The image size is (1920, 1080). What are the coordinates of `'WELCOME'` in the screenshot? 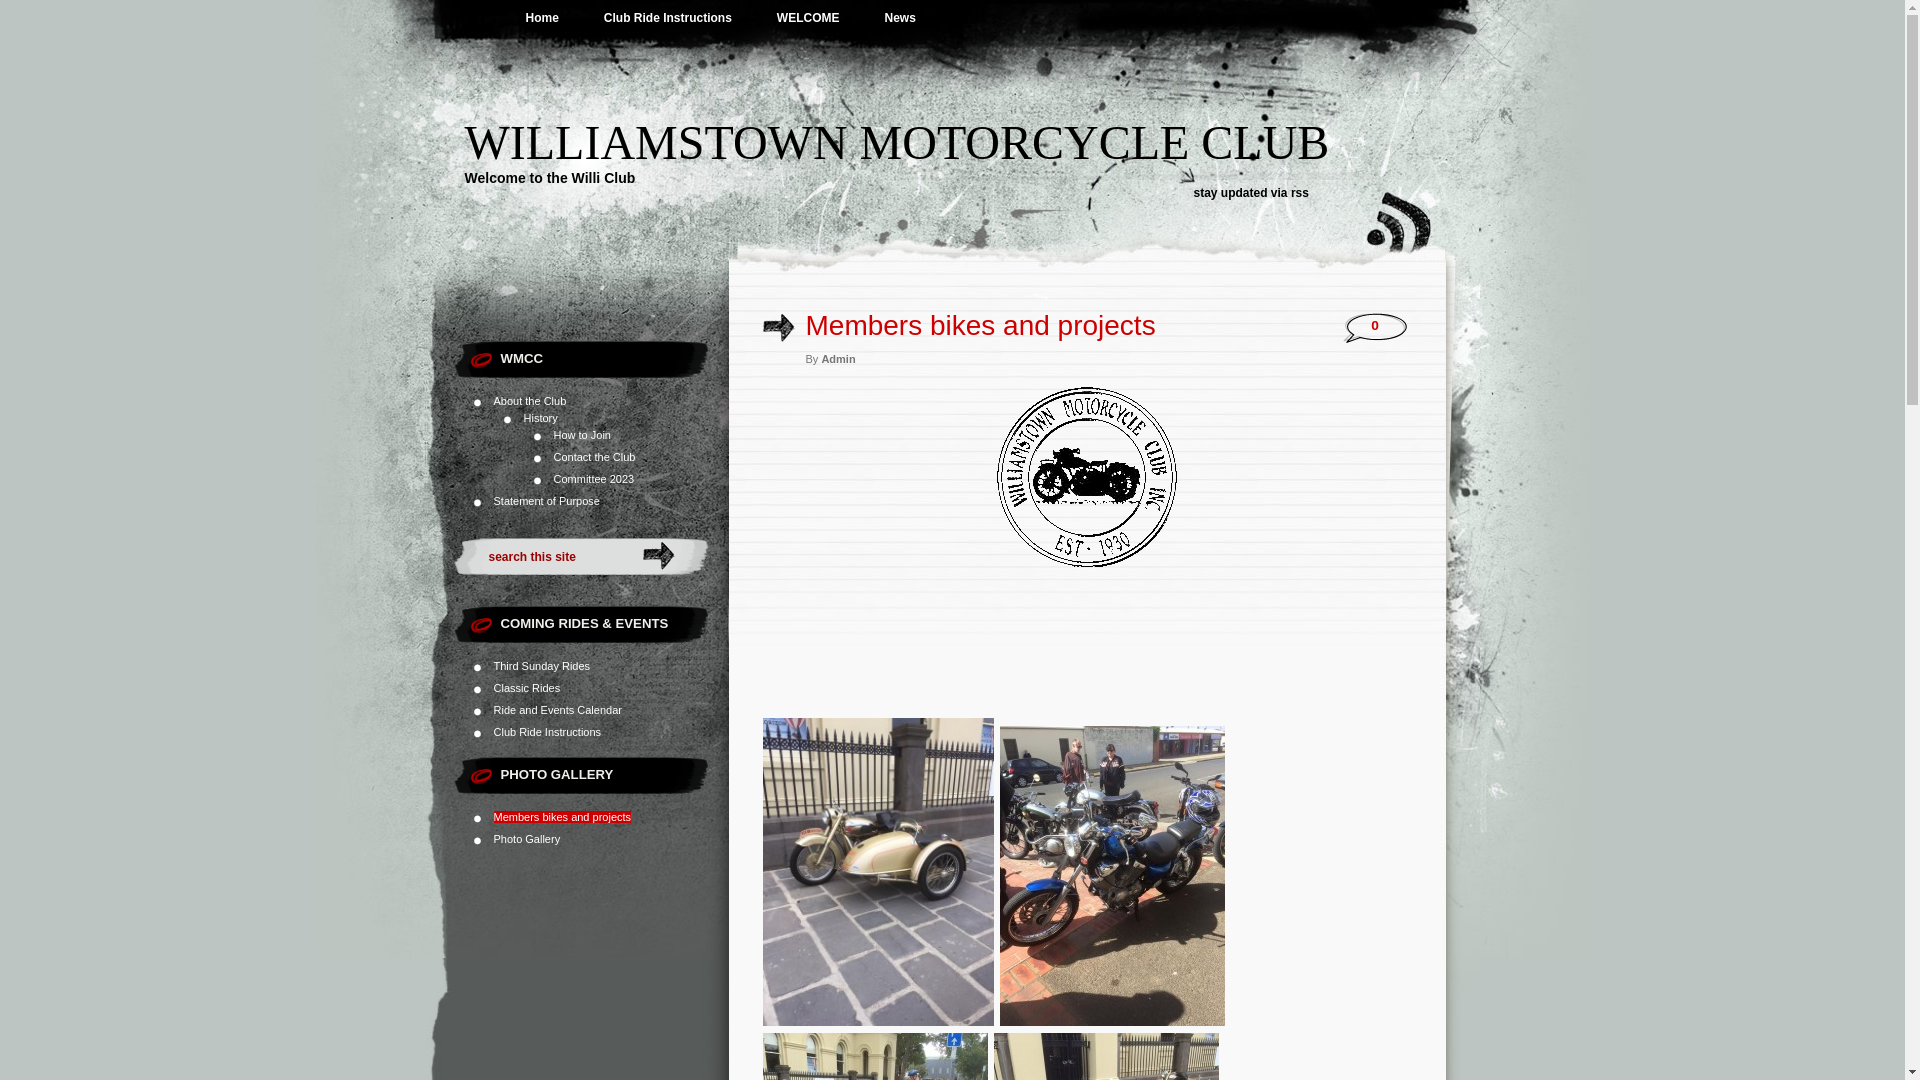 It's located at (808, 18).